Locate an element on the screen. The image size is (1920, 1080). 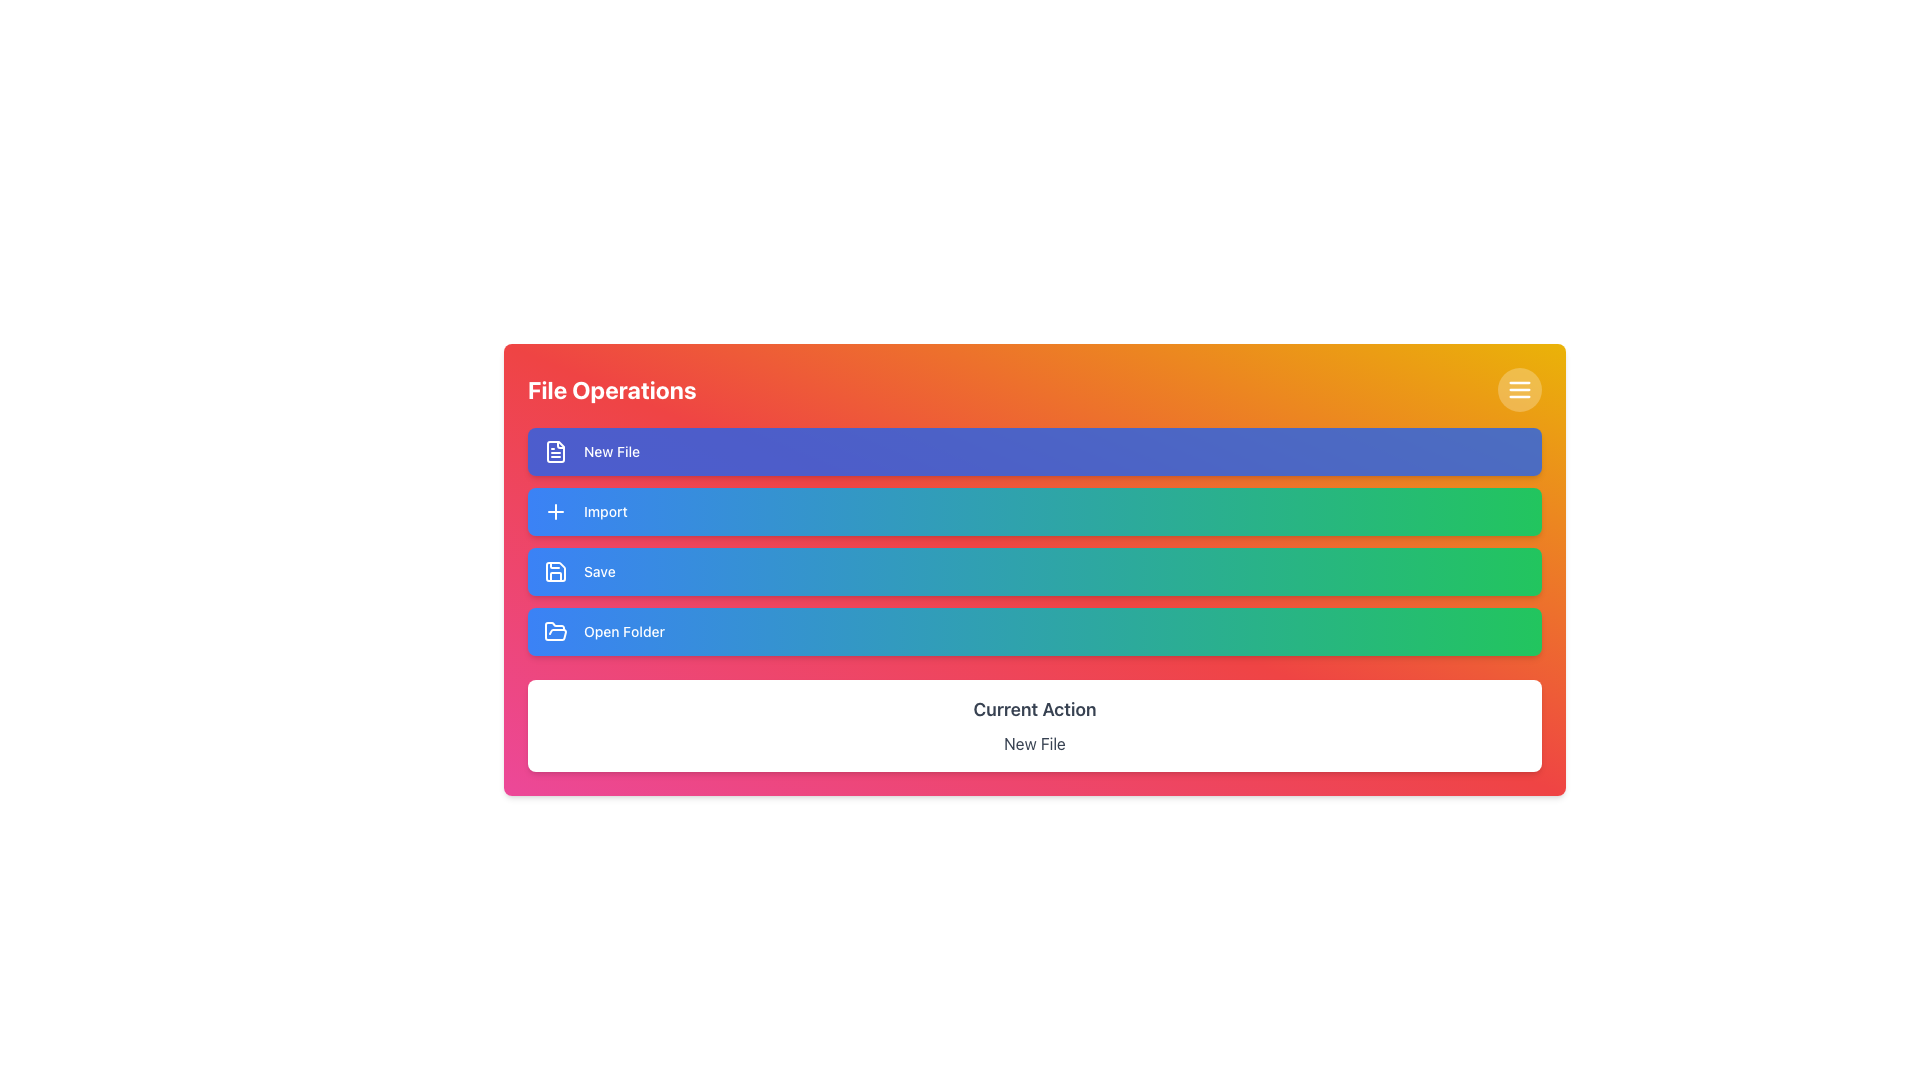
the save icon, which is styled with a rounded rectangle frame and represents a floppy disk, located to the left of the 'Save' text label in the 'File Operations' section is located at coordinates (556, 571).